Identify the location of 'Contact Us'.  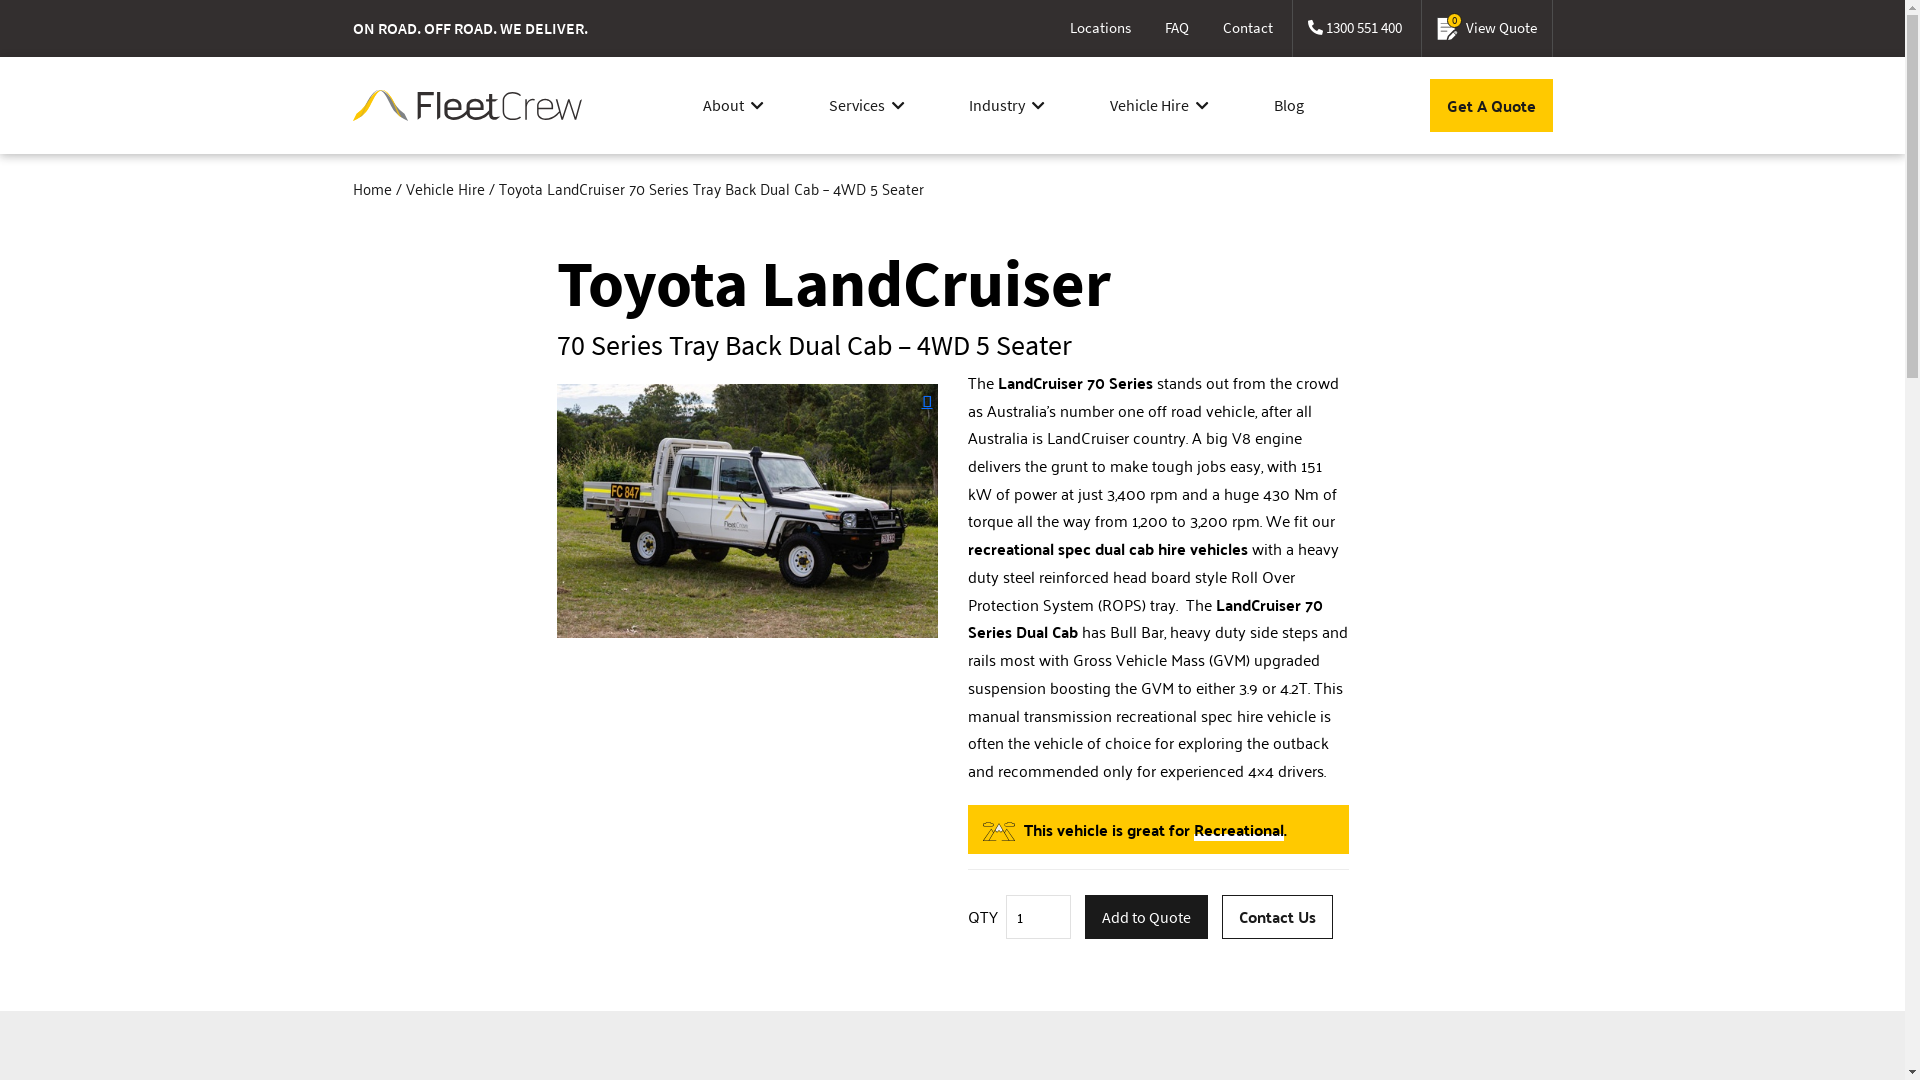
(1221, 917).